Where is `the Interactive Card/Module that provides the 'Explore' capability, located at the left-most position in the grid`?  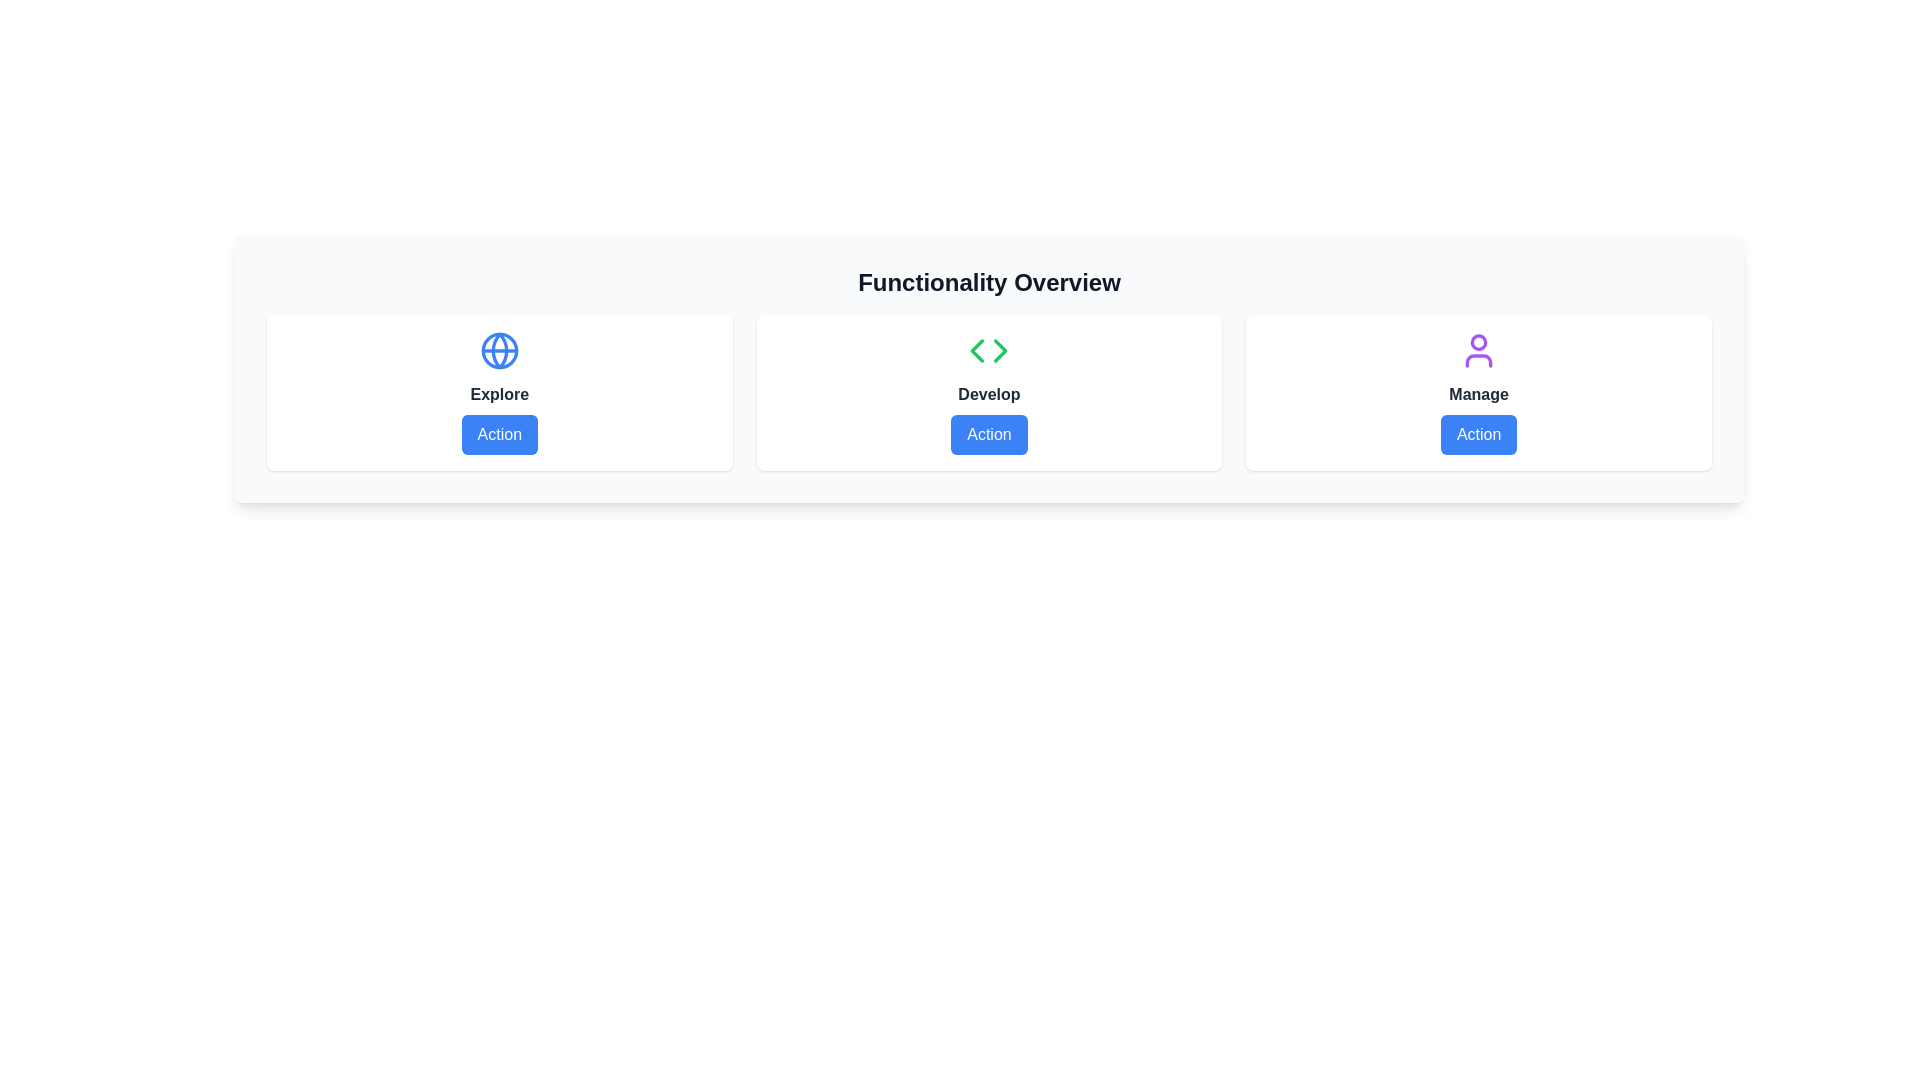 the Interactive Card/Module that provides the 'Explore' capability, located at the left-most position in the grid is located at coordinates (499, 393).